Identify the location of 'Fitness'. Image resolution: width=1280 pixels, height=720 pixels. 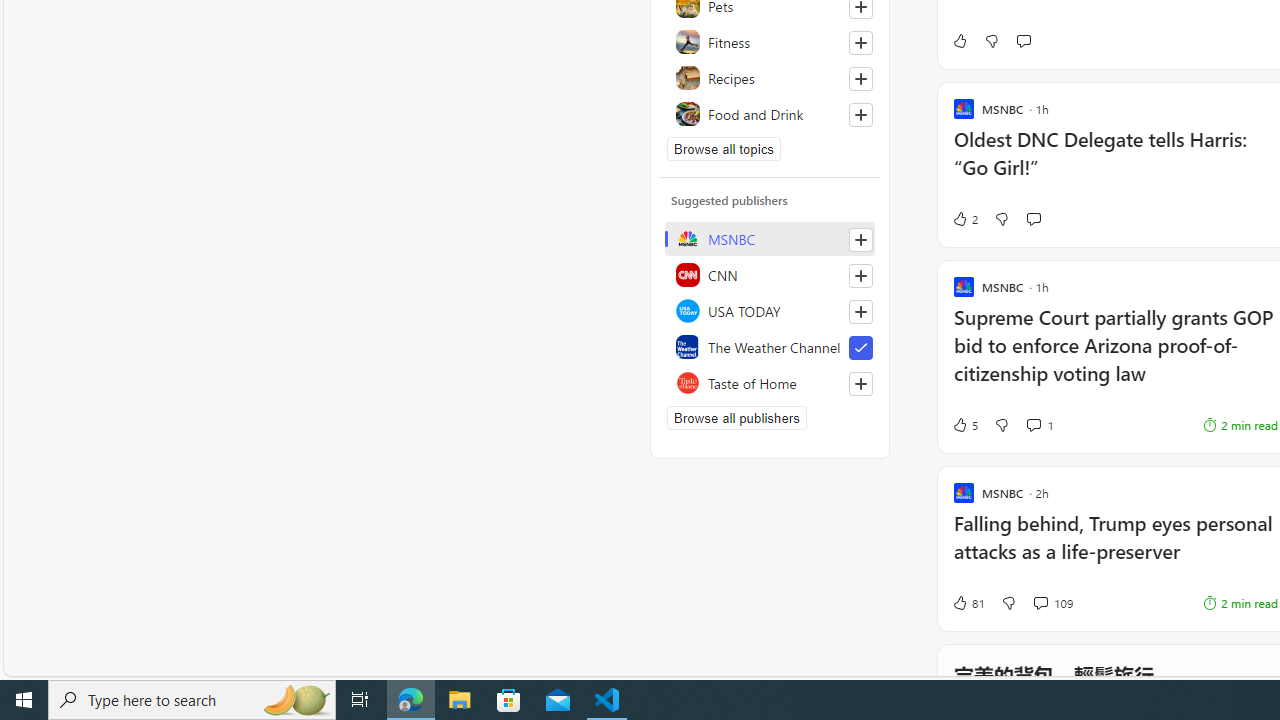
(769, 42).